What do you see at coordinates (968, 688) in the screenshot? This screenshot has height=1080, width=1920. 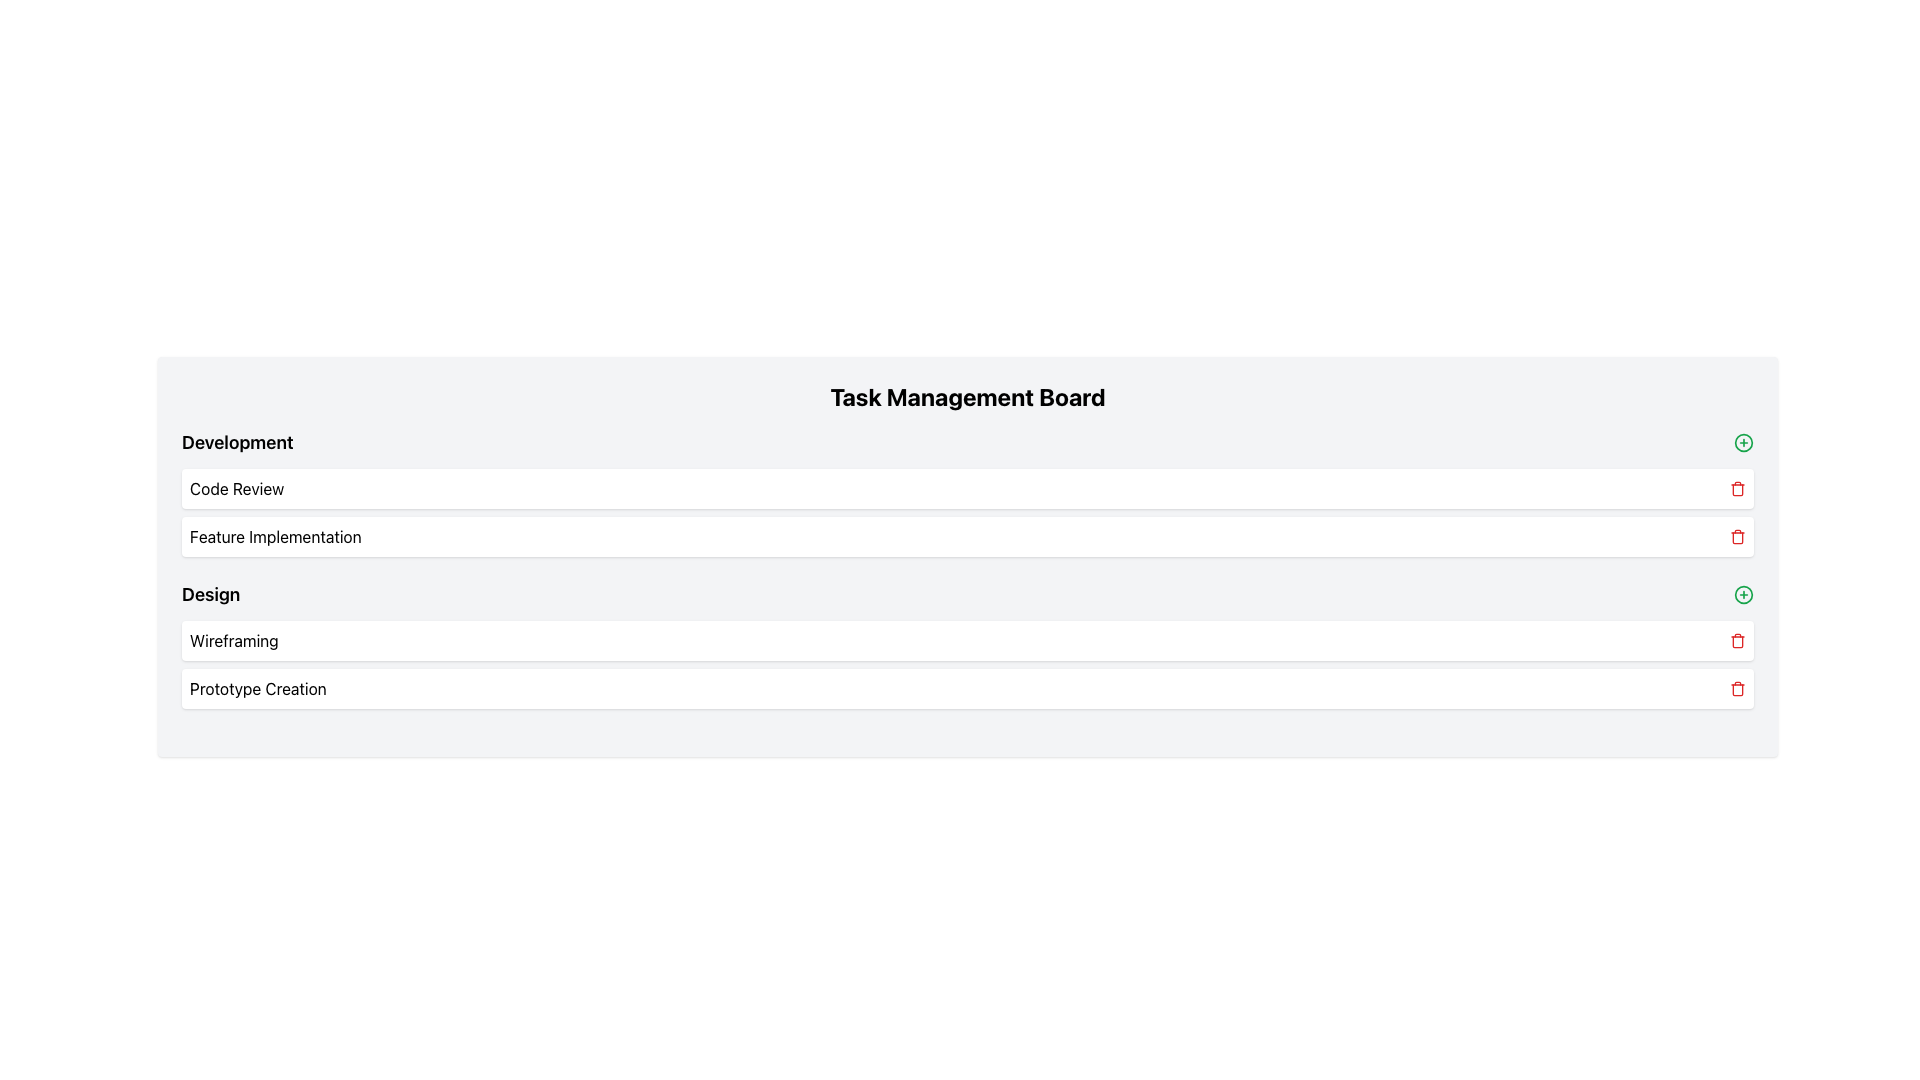 I see `to select the task or category titled 'Prototype Creation' which is located in the 'Design' section of the task board, directly below 'Wireframing'` at bounding box center [968, 688].